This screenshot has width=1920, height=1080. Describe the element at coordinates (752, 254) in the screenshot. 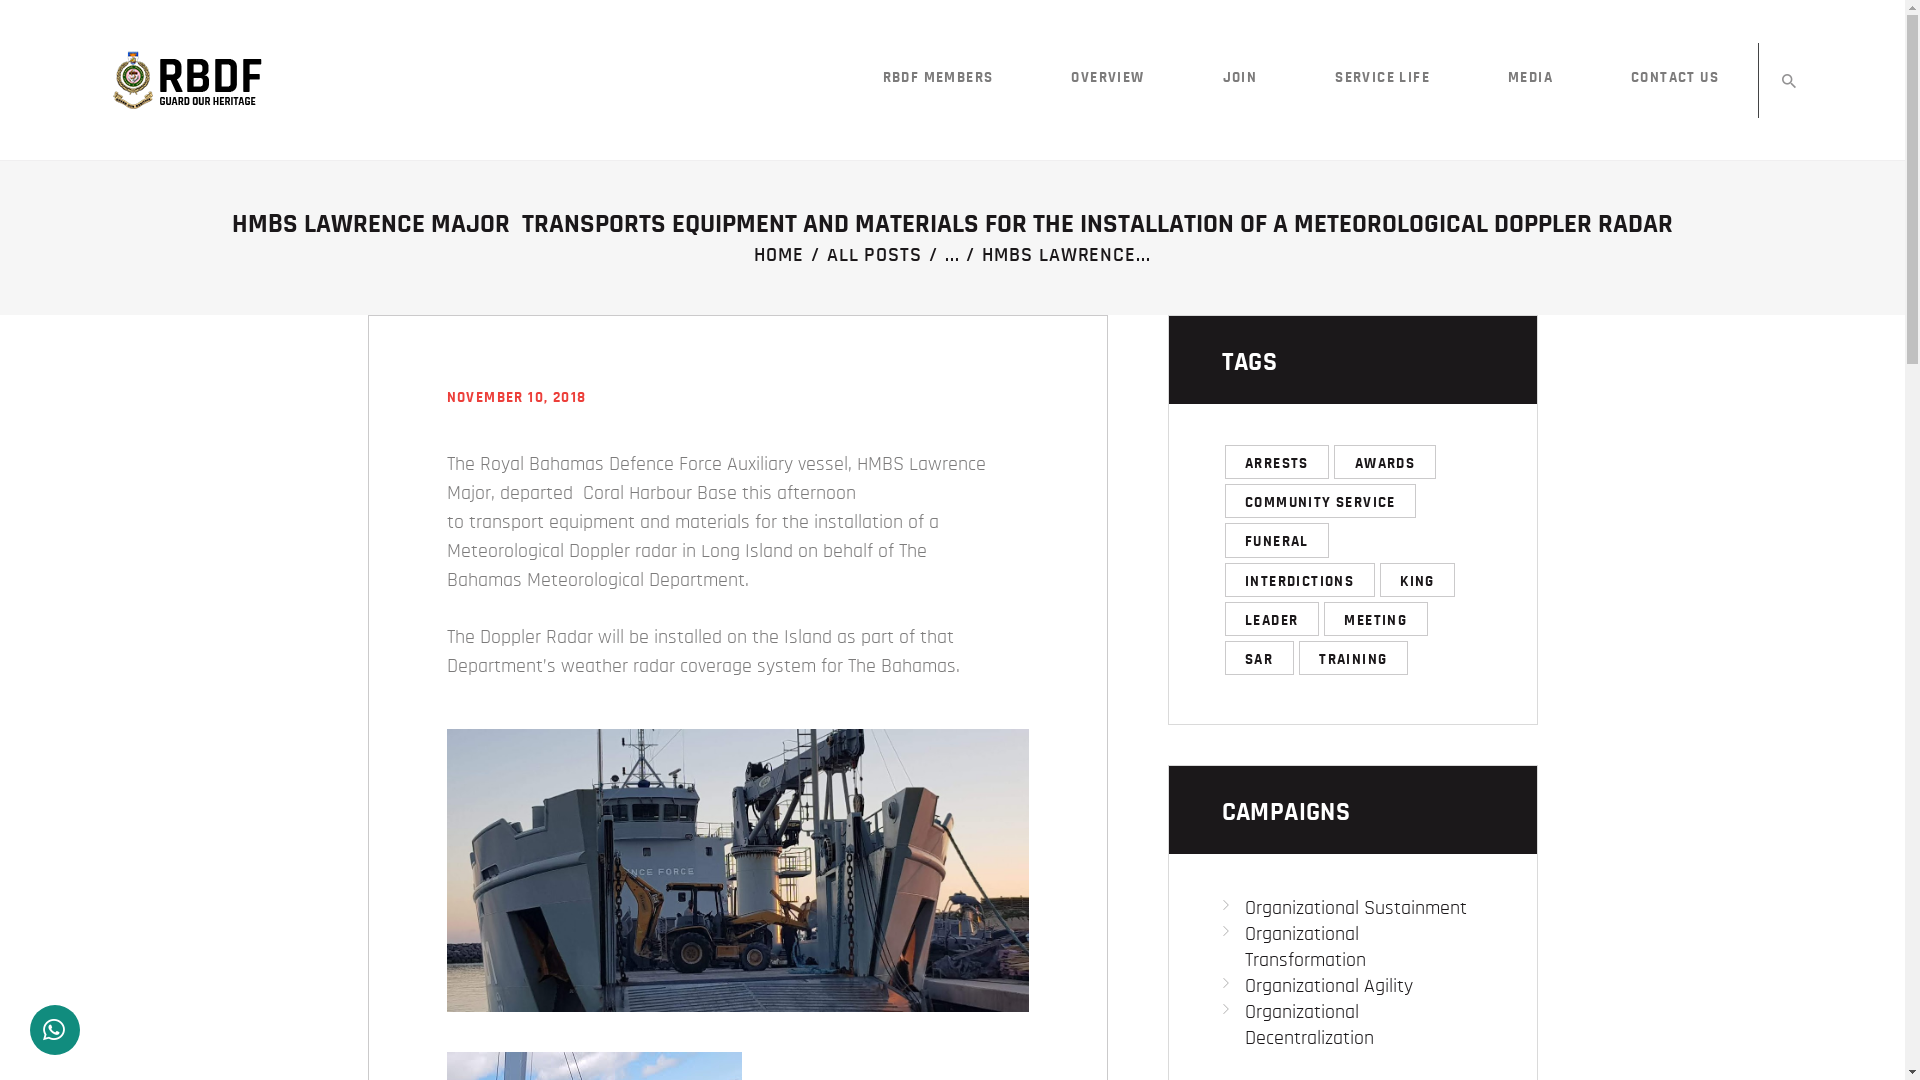

I see `'HOME'` at that location.